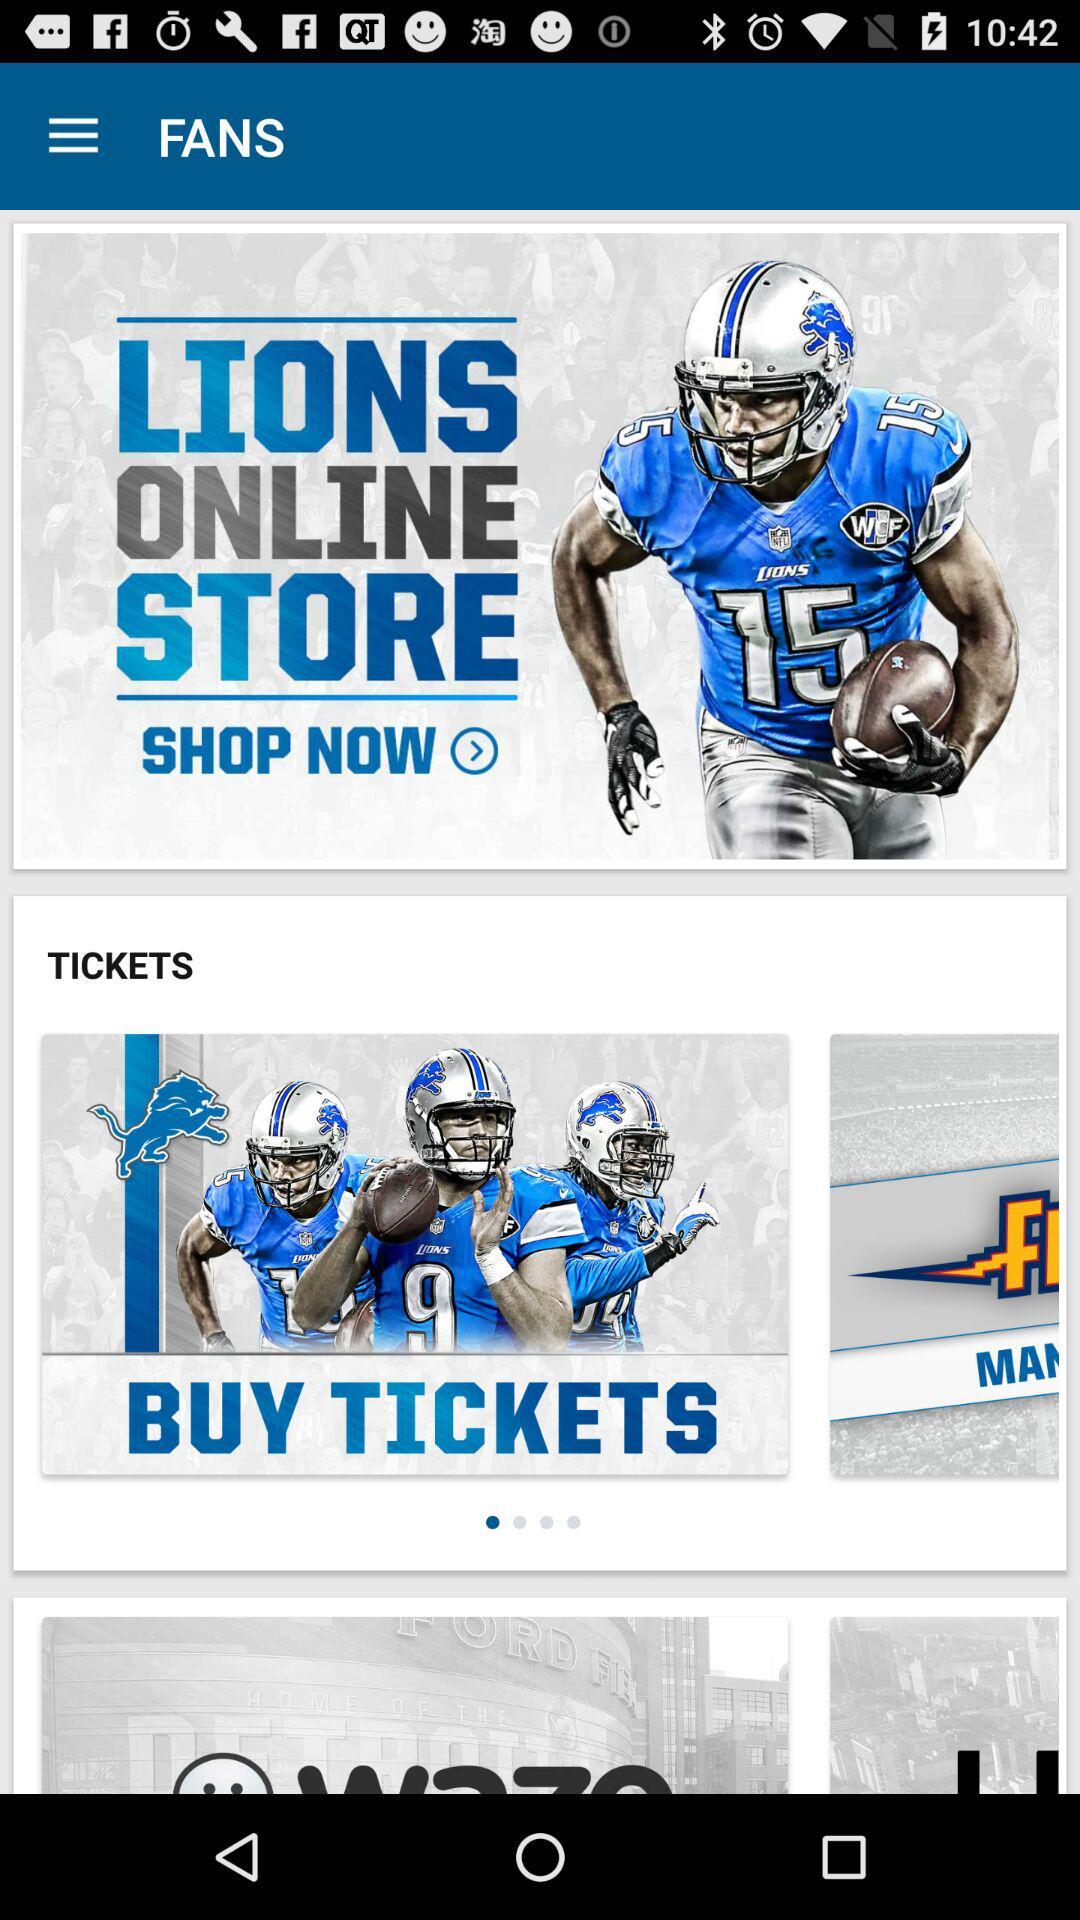  Describe the element at coordinates (72, 135) in the screenshot. I see `app next to the fans` at that location.